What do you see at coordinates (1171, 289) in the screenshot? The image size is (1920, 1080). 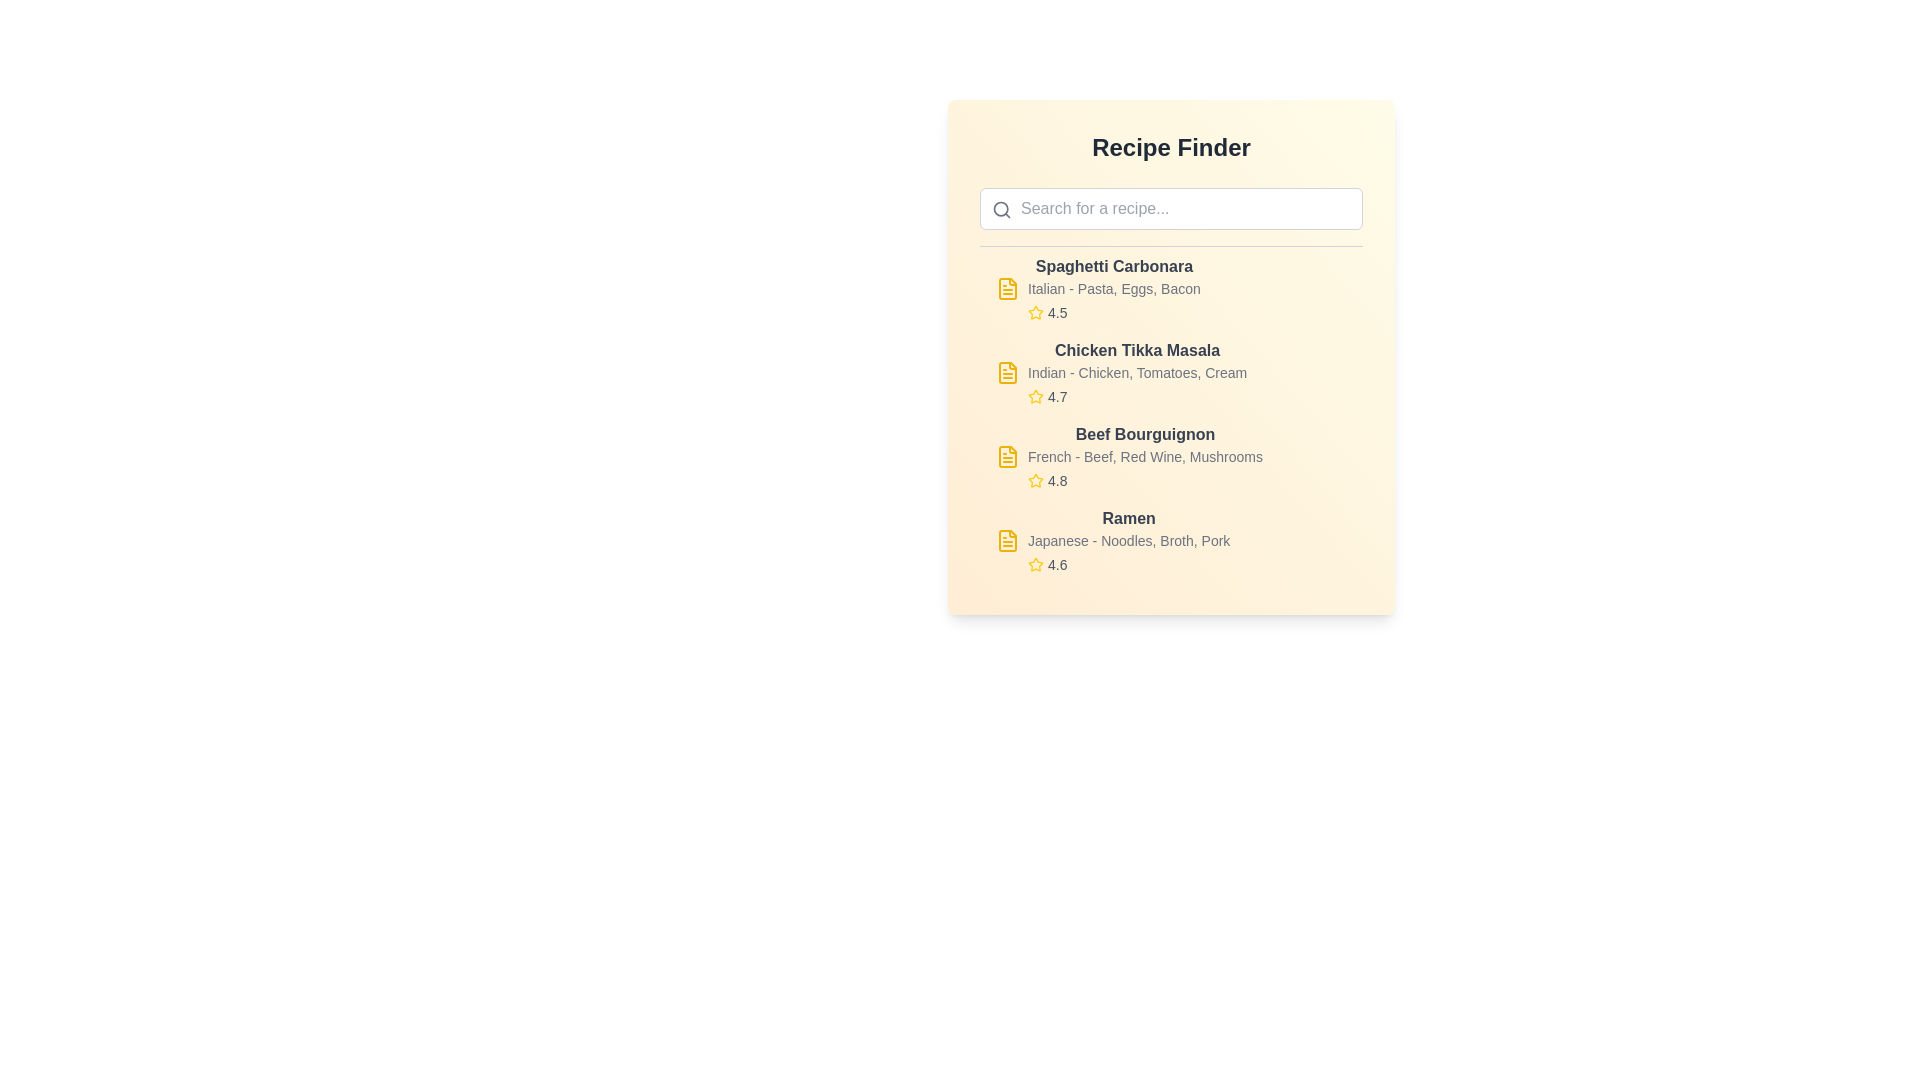 I see `the first list item card titled 'Spaghetti Carbonara' that includes the rating '4.5' and is located below the search bar in the 'Recipe Finder' section` at bounding box center [1171, 289].